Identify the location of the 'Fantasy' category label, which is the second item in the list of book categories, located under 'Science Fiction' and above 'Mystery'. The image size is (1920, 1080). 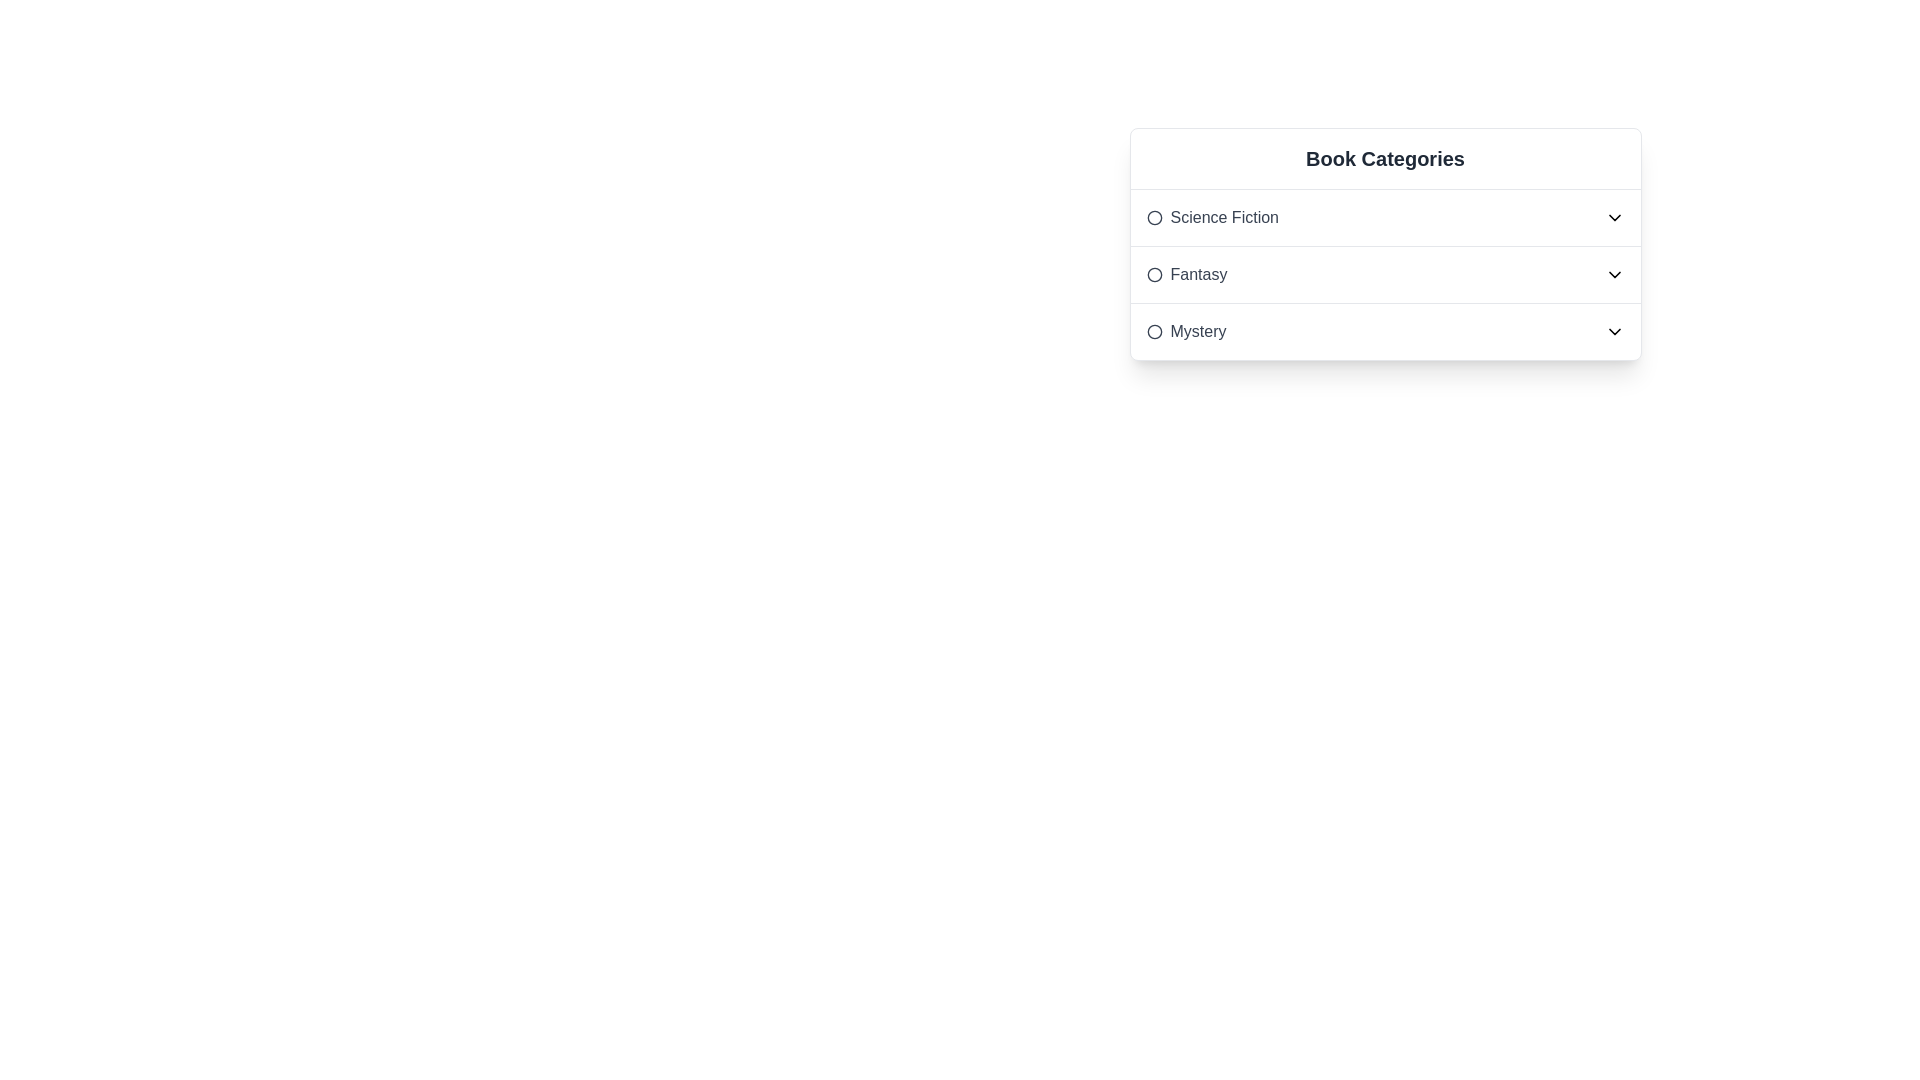
(1186, 274).